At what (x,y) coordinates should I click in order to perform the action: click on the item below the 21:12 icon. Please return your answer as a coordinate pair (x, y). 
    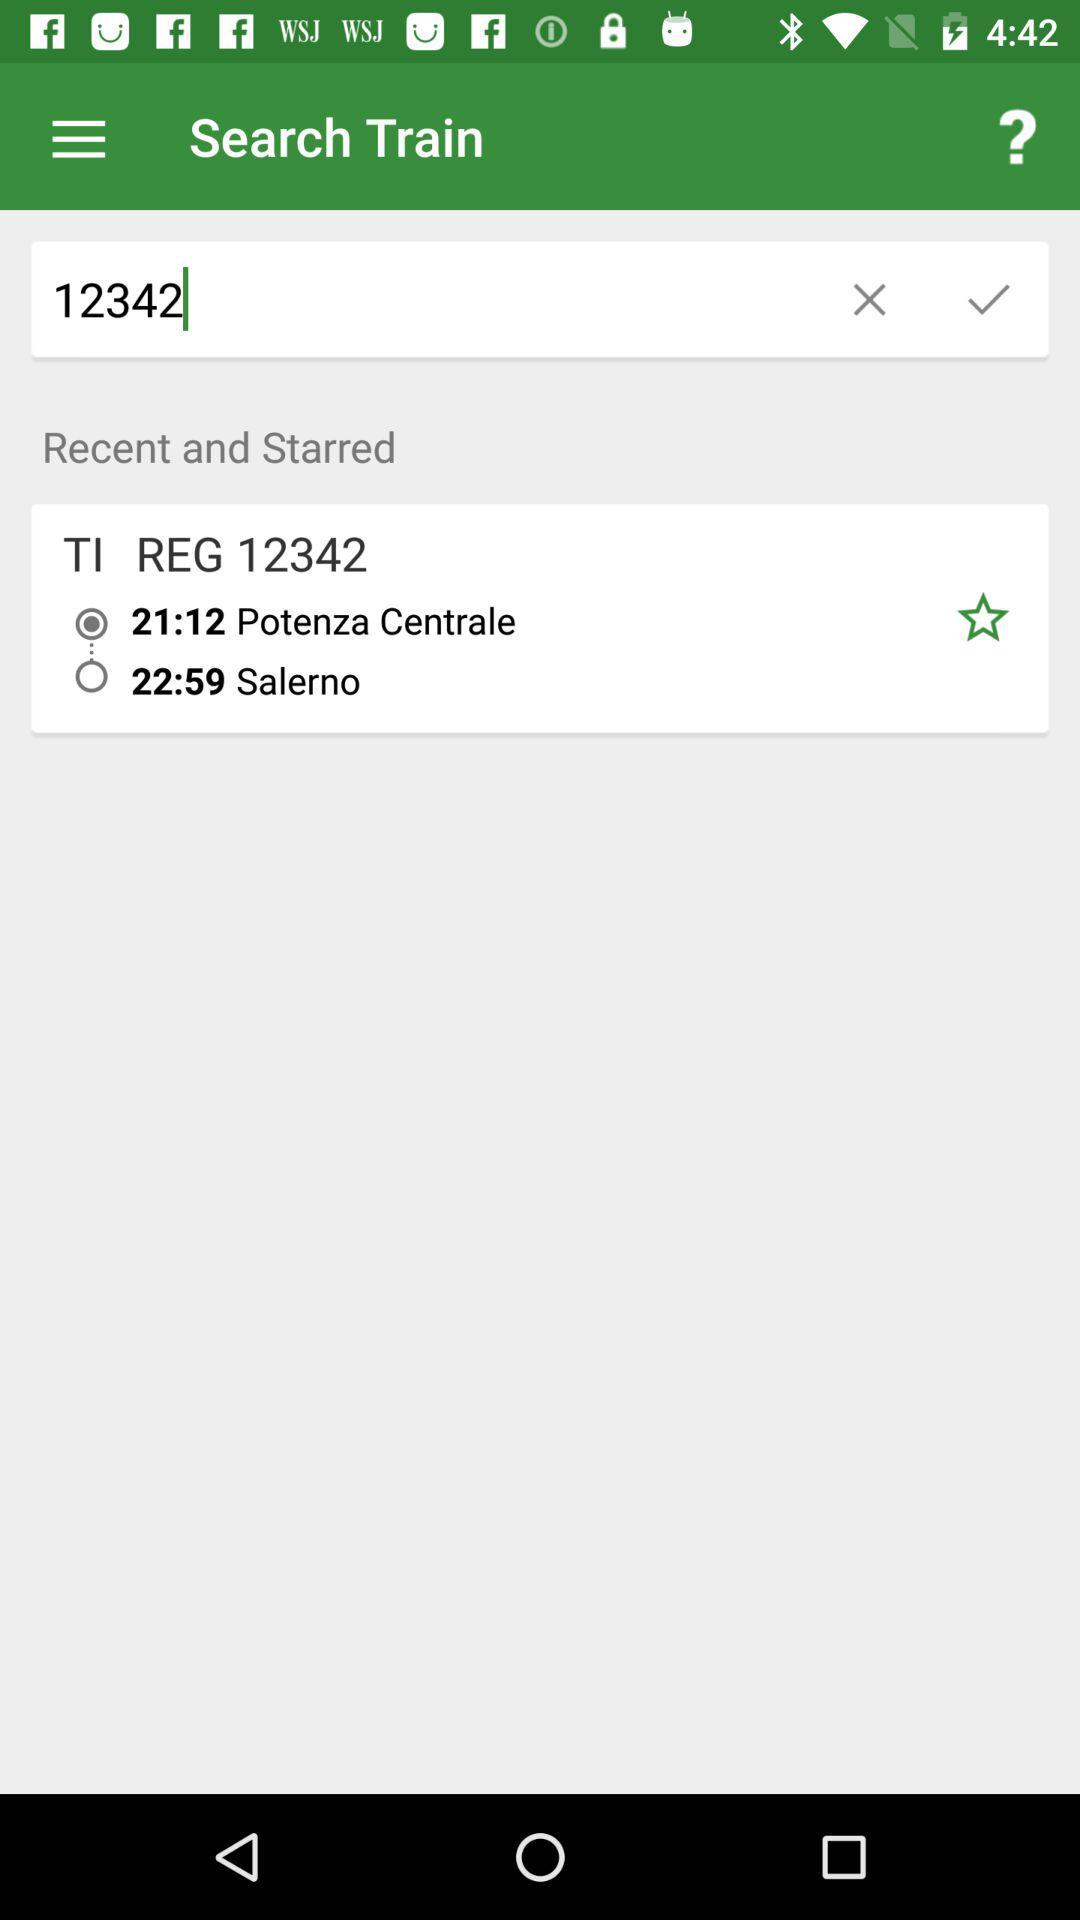
    Looking at the image, I should click on (177, 680).